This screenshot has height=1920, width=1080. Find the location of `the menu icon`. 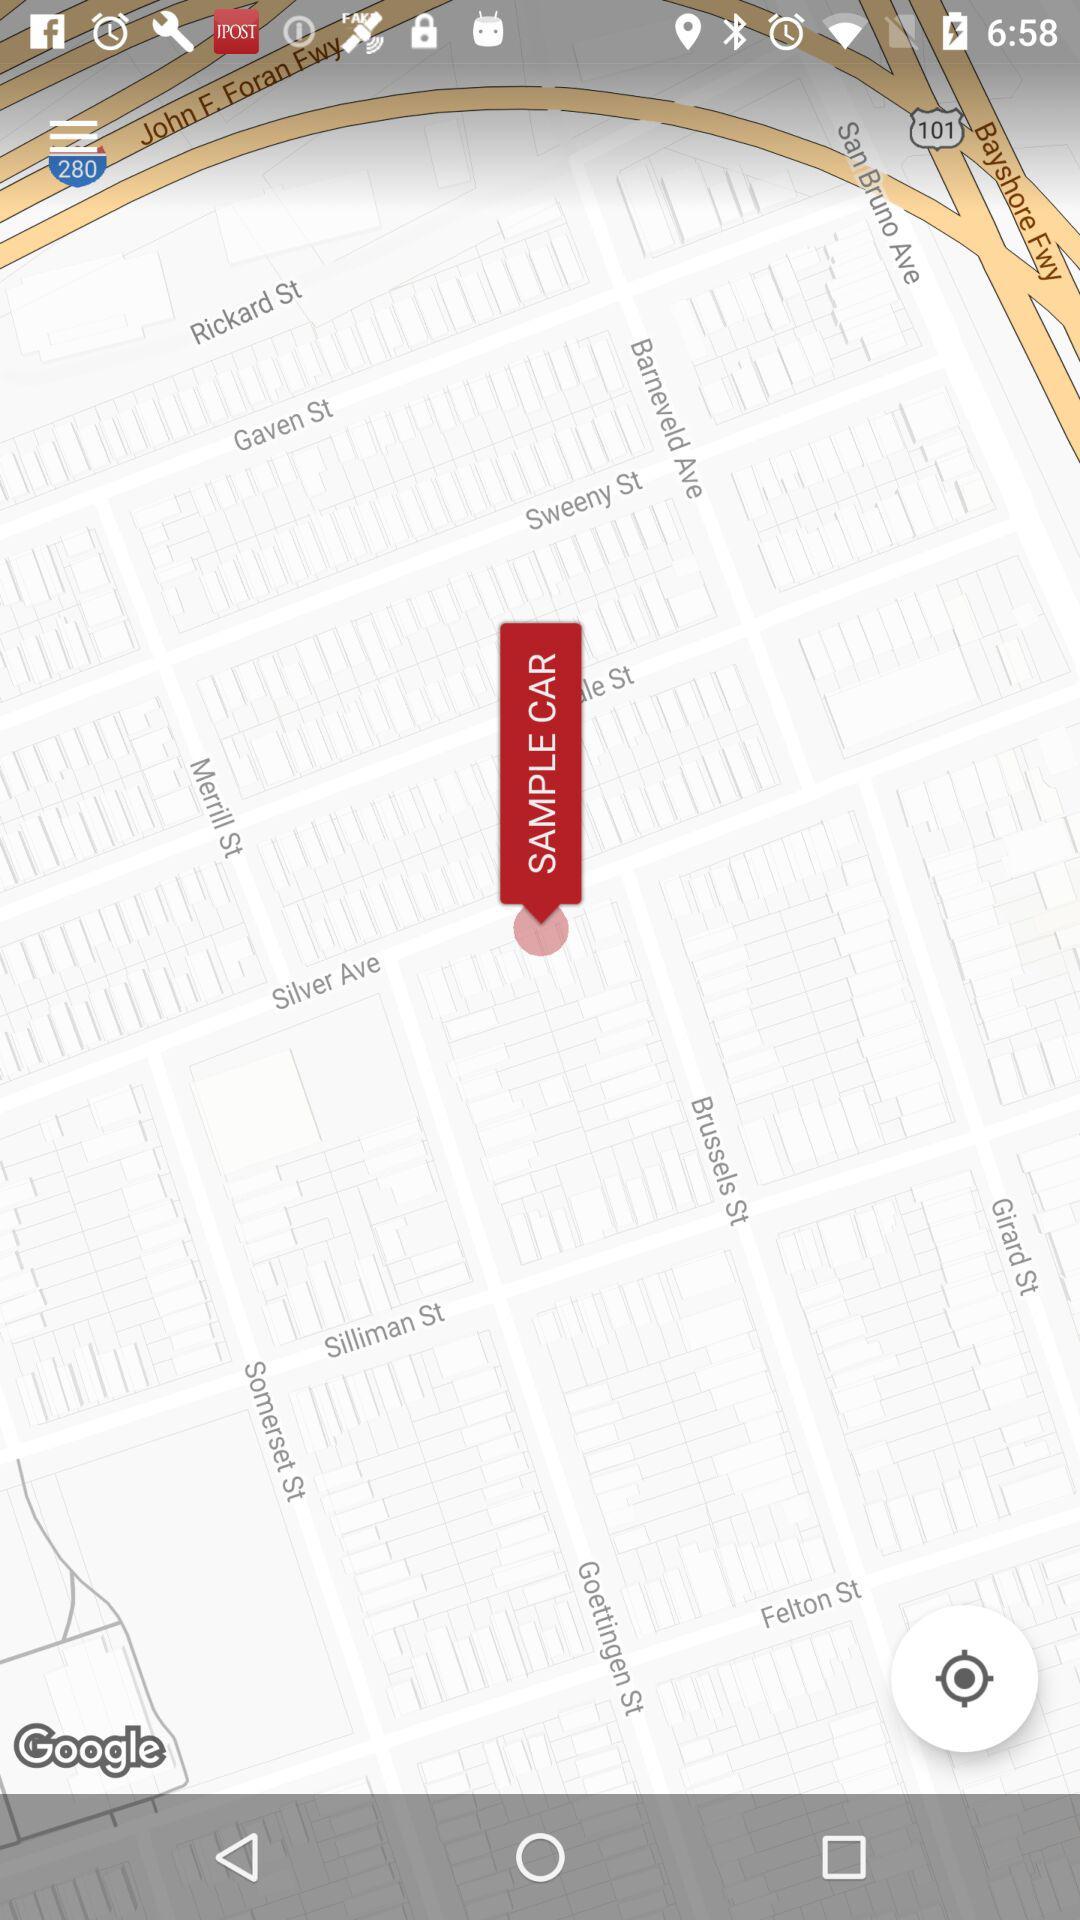

the menu icon is located at coordinates (72, 135).